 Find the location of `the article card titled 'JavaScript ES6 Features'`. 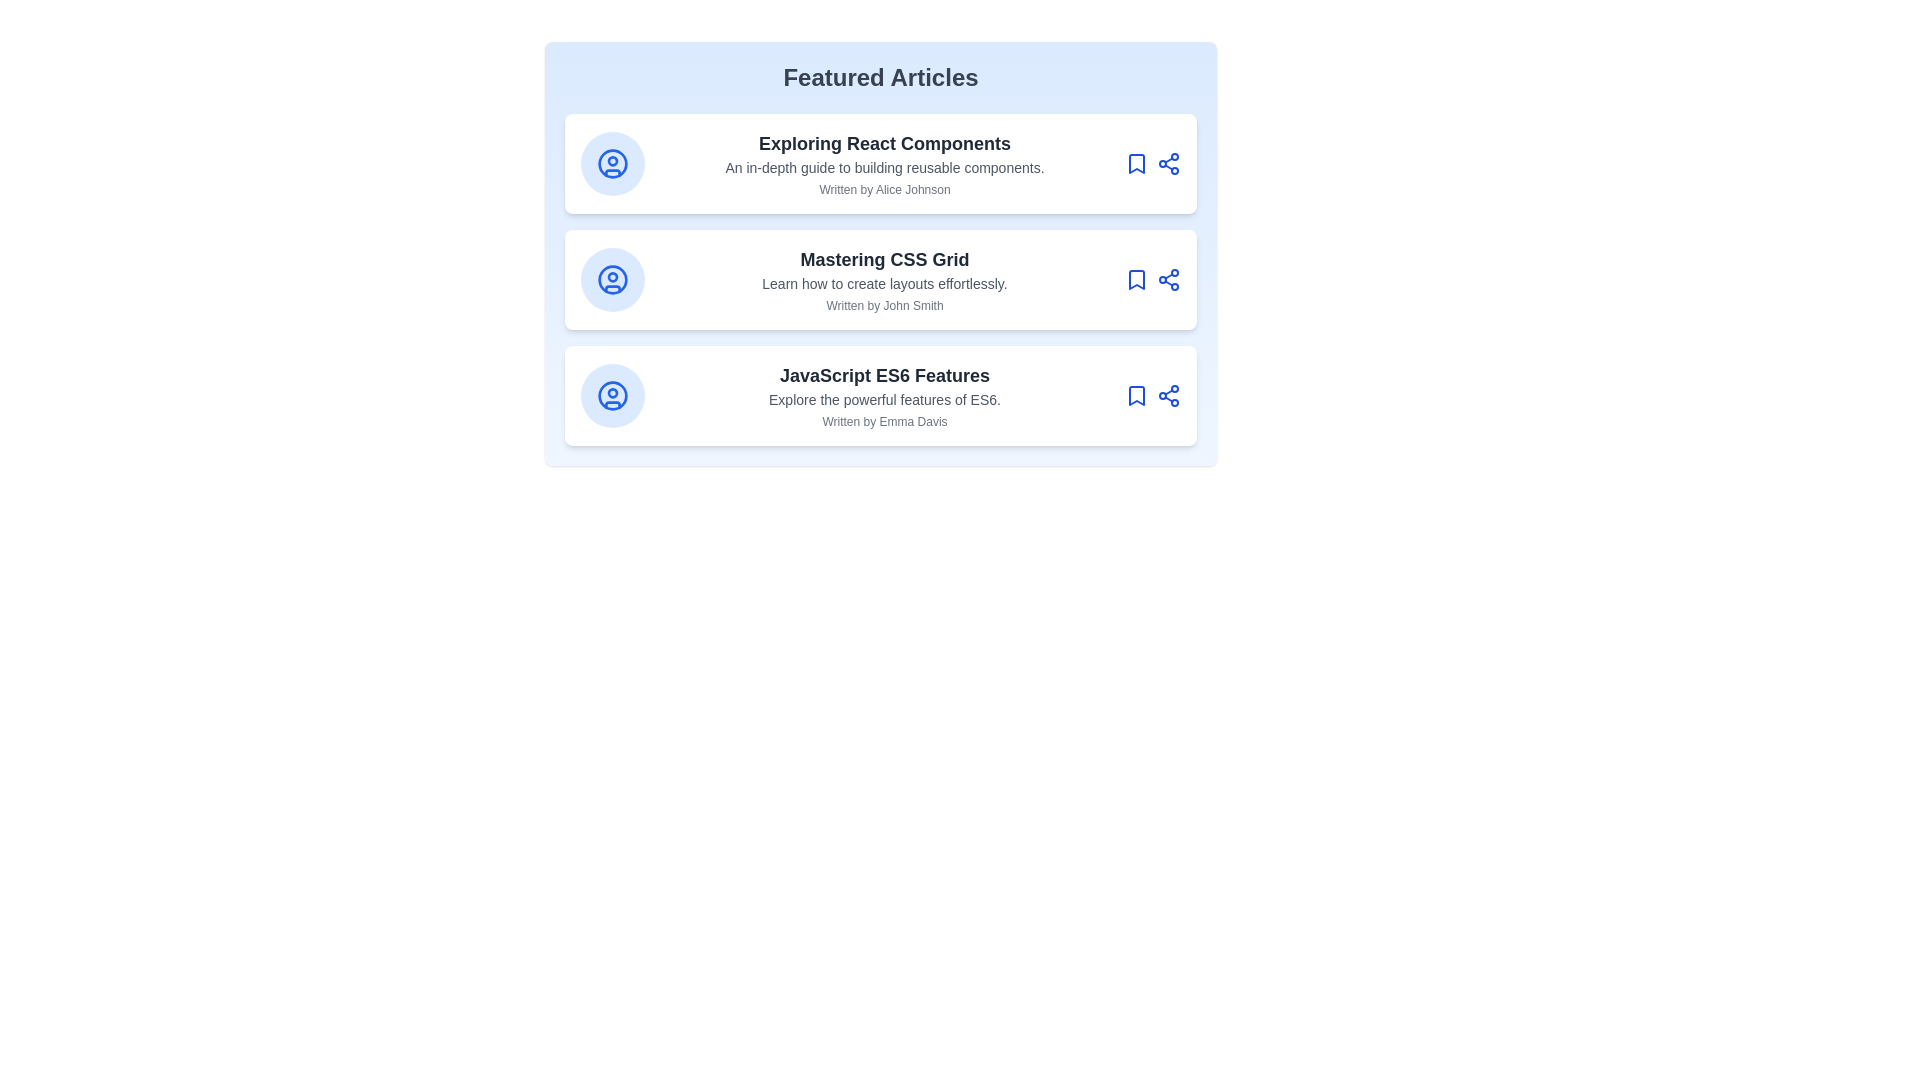

the article card titled 'JavaScript ES6 Features' is located at coordinates (880, 396).